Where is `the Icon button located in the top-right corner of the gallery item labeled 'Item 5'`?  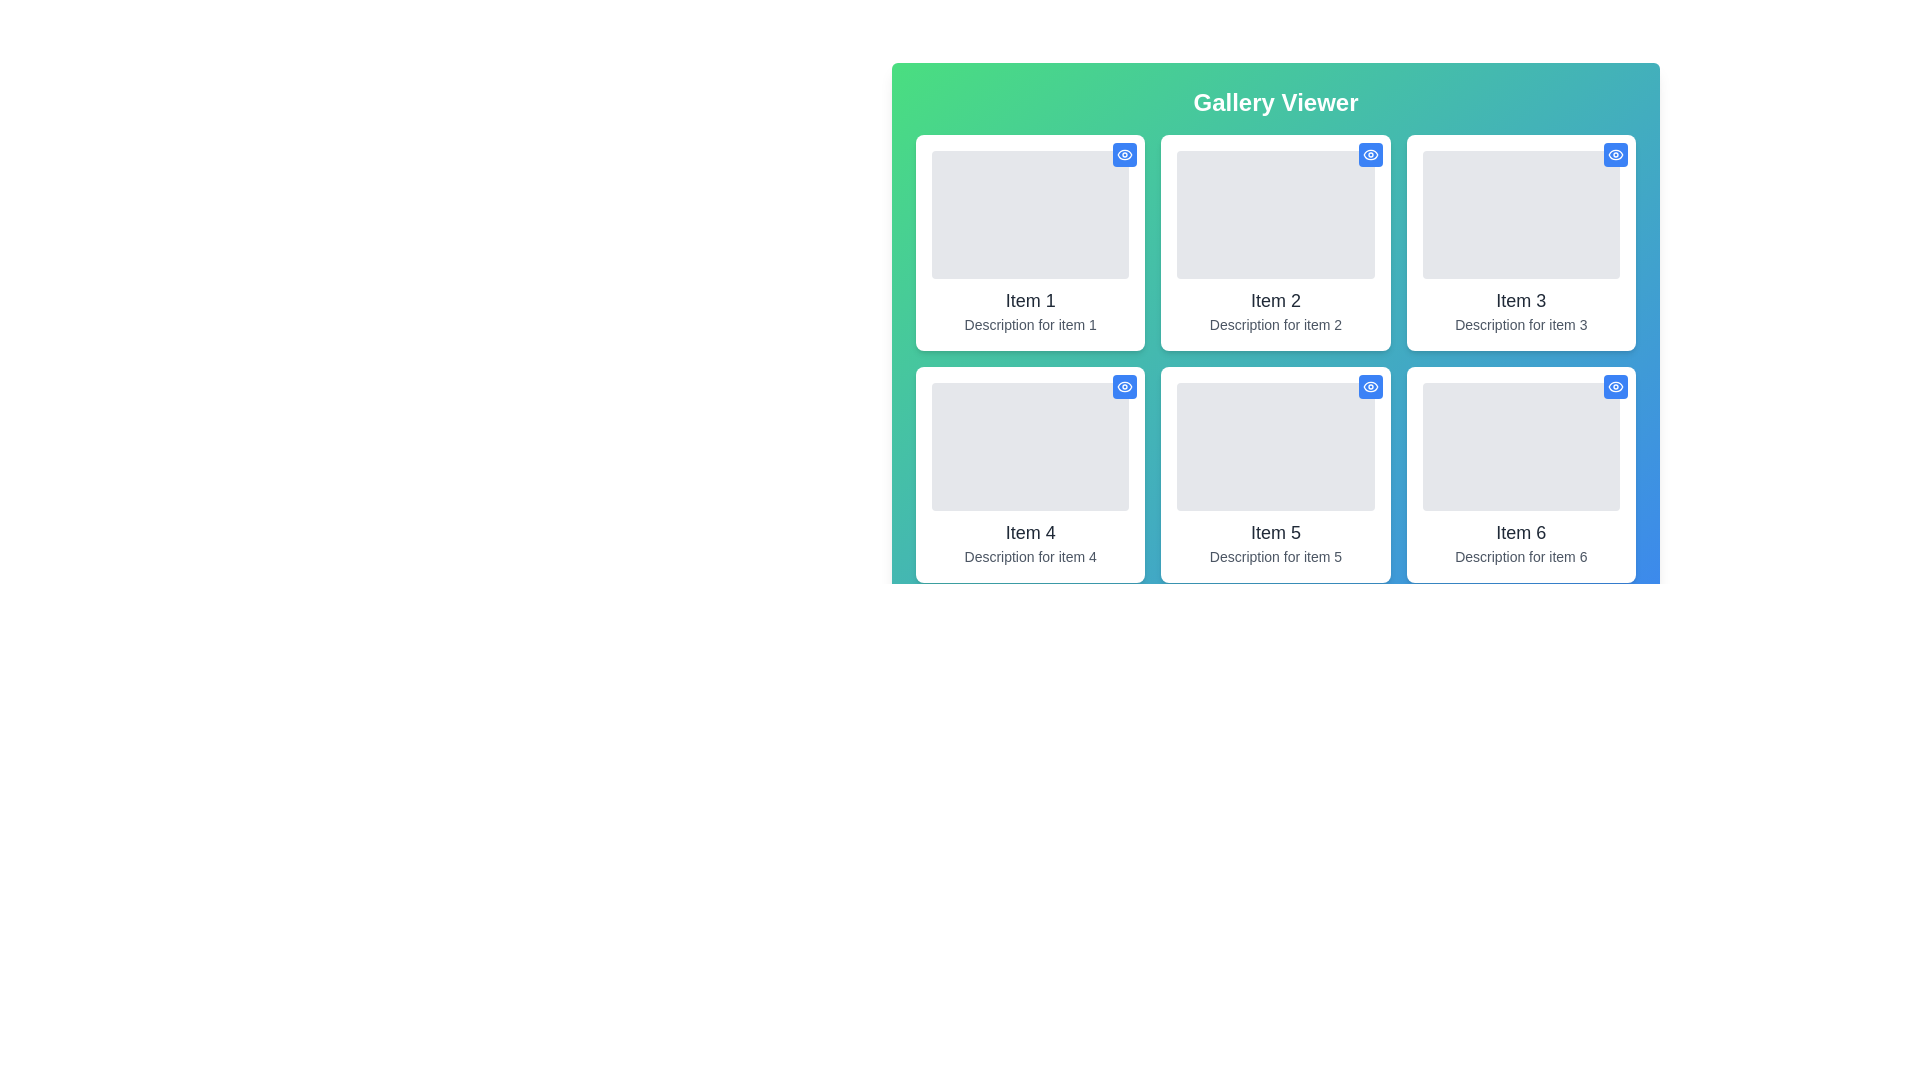 the Icon button located in the top-right corner of the gallery item labeled 'Item 5' is located at coordinates (1369, 386).